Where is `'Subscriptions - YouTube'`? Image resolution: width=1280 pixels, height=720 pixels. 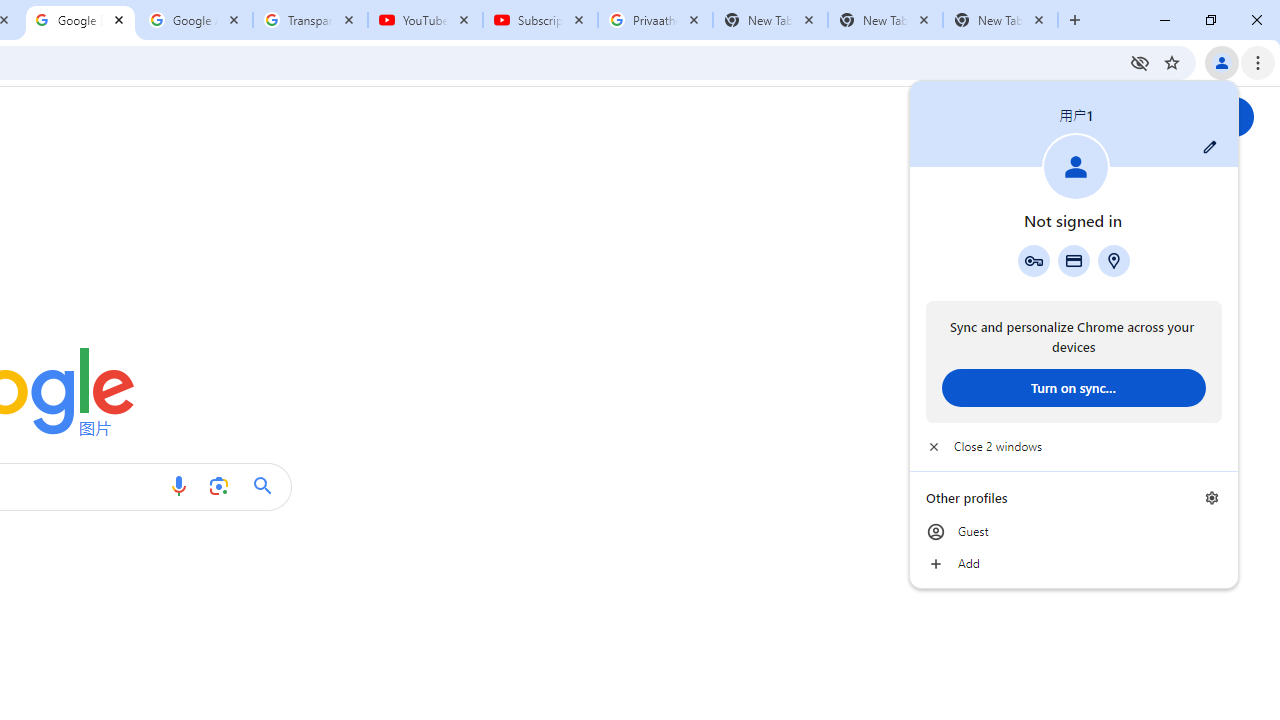 'Subscriptions - YouTube' is located at coordinates (540, 20).